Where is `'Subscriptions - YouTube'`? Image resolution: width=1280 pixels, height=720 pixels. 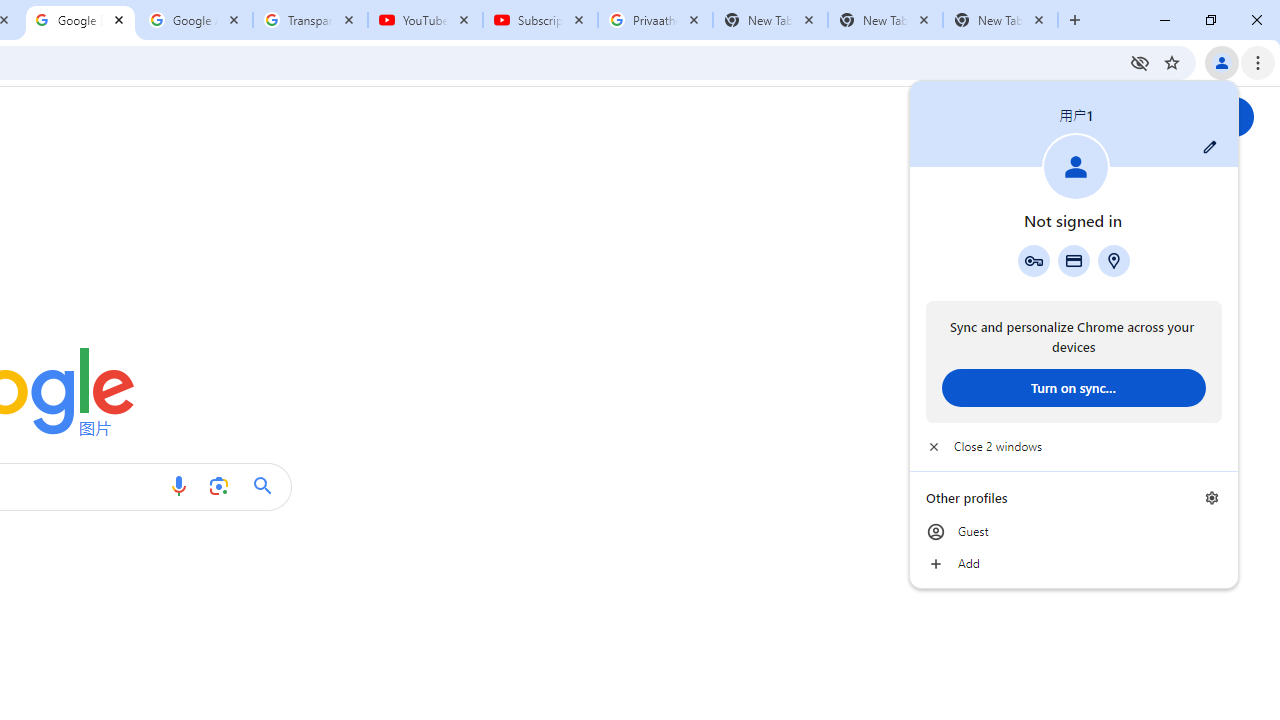 'Subscriptions - YouTube' is located at coordinates (540, 20).